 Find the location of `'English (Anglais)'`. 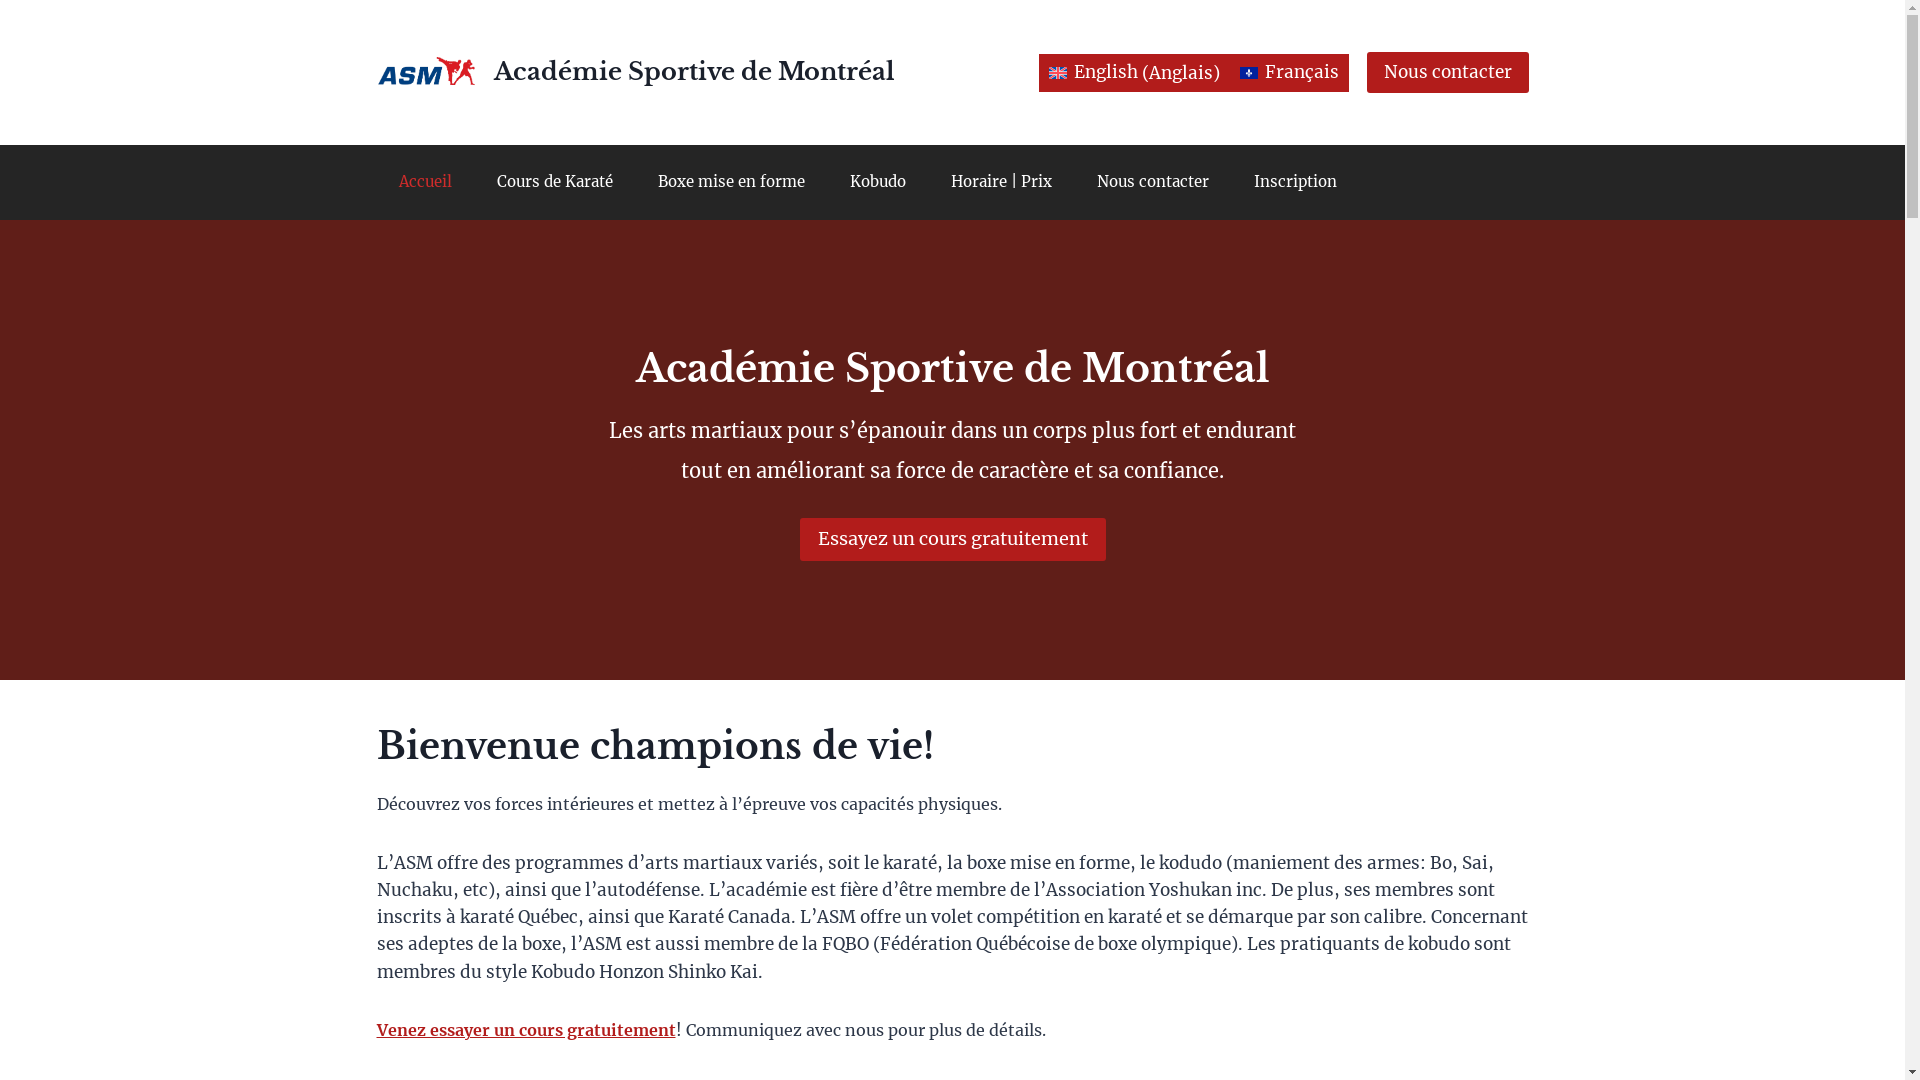

'English (Anglais)' is located at coordinates (1134, 72).